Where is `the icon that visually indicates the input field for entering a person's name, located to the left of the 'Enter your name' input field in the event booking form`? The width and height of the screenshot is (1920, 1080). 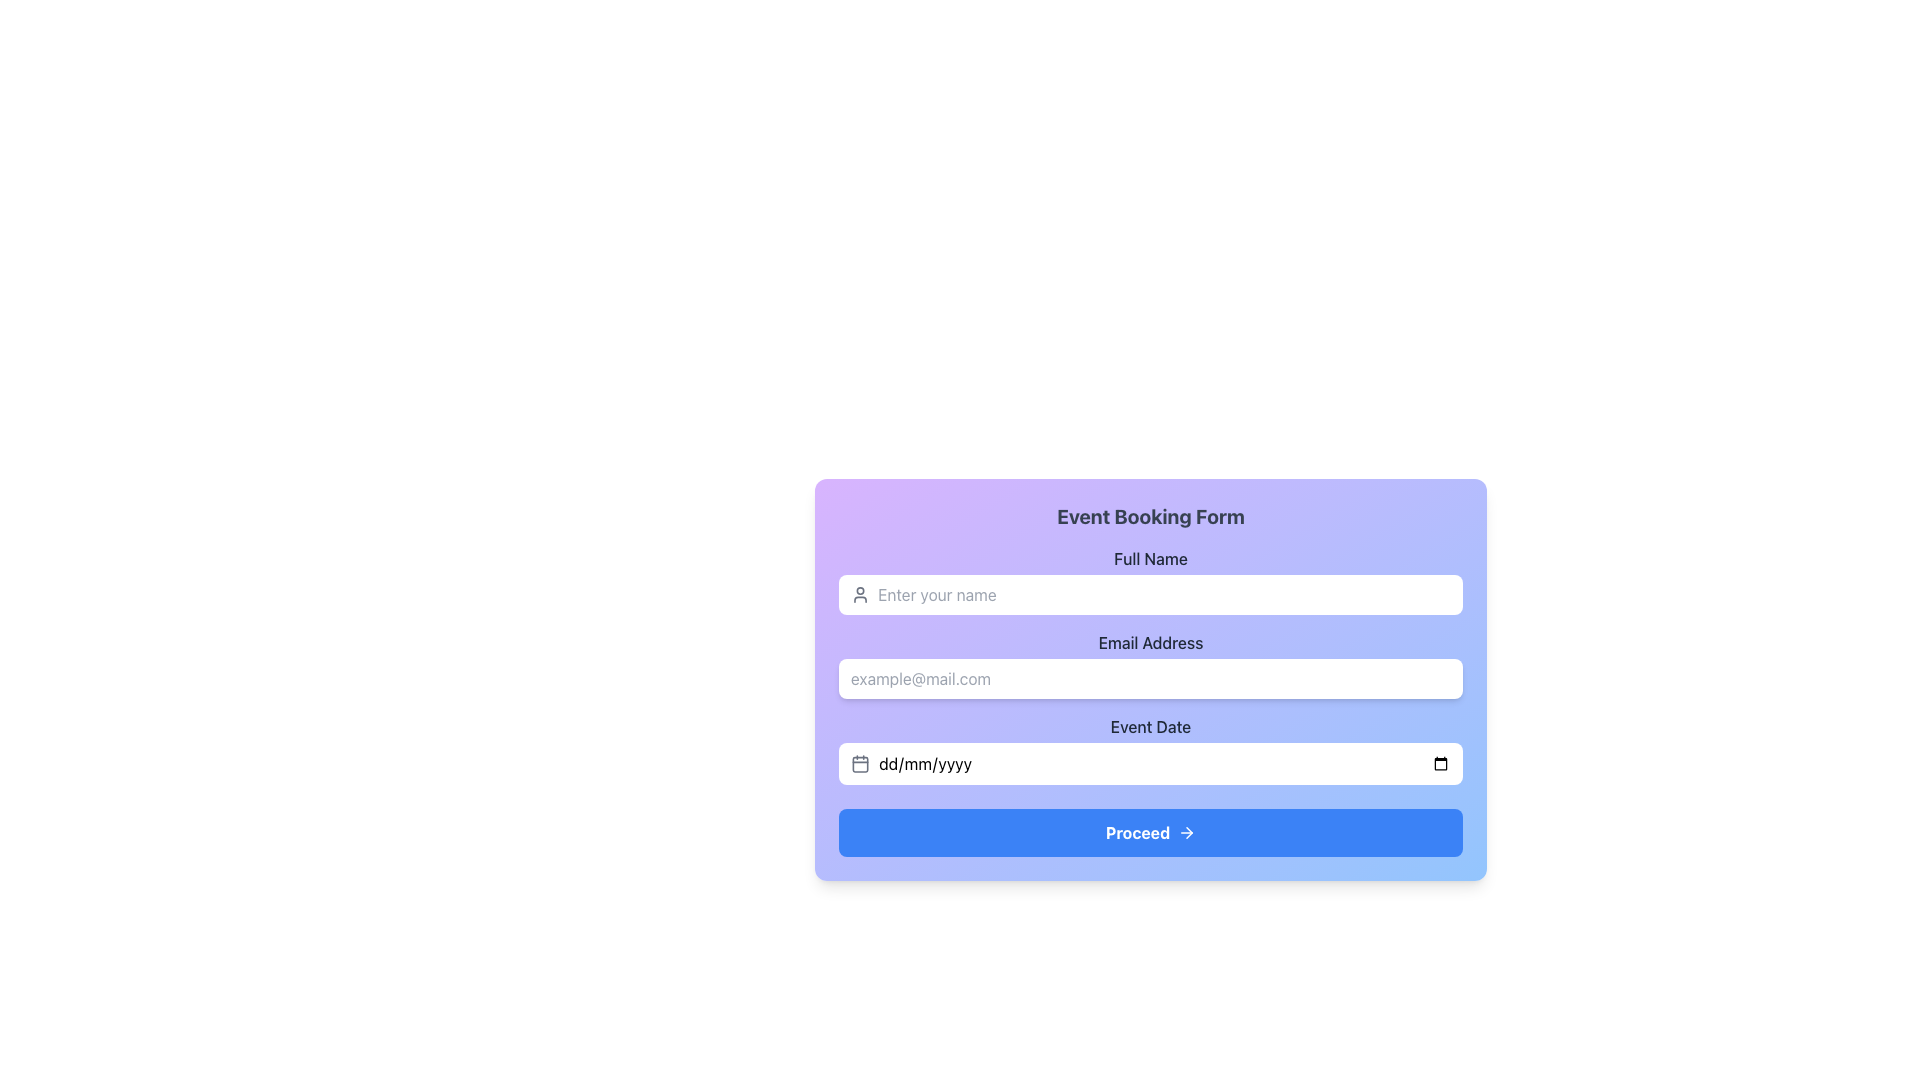
the icon that visually indicates the input field for entering a person's name, located to the left of the 'Enter your name' input field in the event booking form is located at coordinates (860, 593).